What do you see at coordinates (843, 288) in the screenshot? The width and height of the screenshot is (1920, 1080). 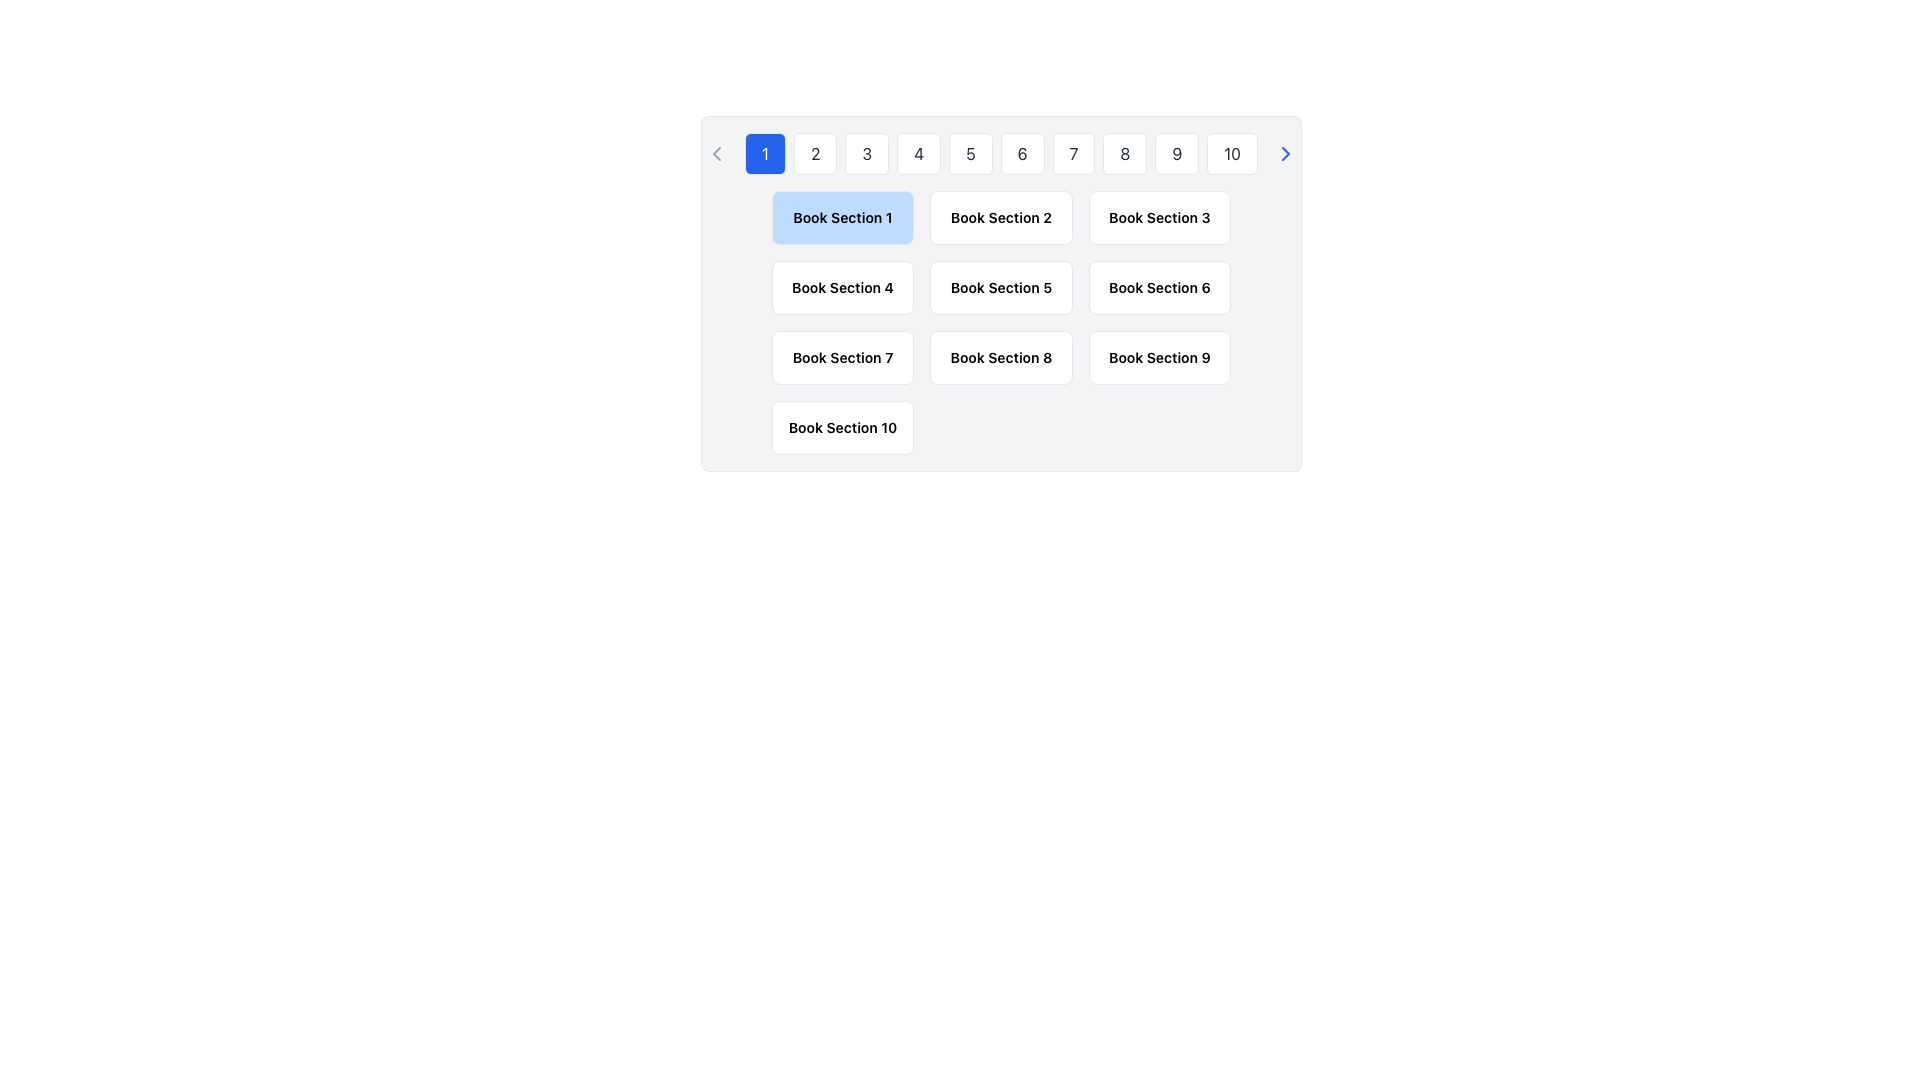 I see `the grid cell labeled 'Book Section 4', which is styled as a clickable block and is part of a grid layout` at bounding box center [843, 288].